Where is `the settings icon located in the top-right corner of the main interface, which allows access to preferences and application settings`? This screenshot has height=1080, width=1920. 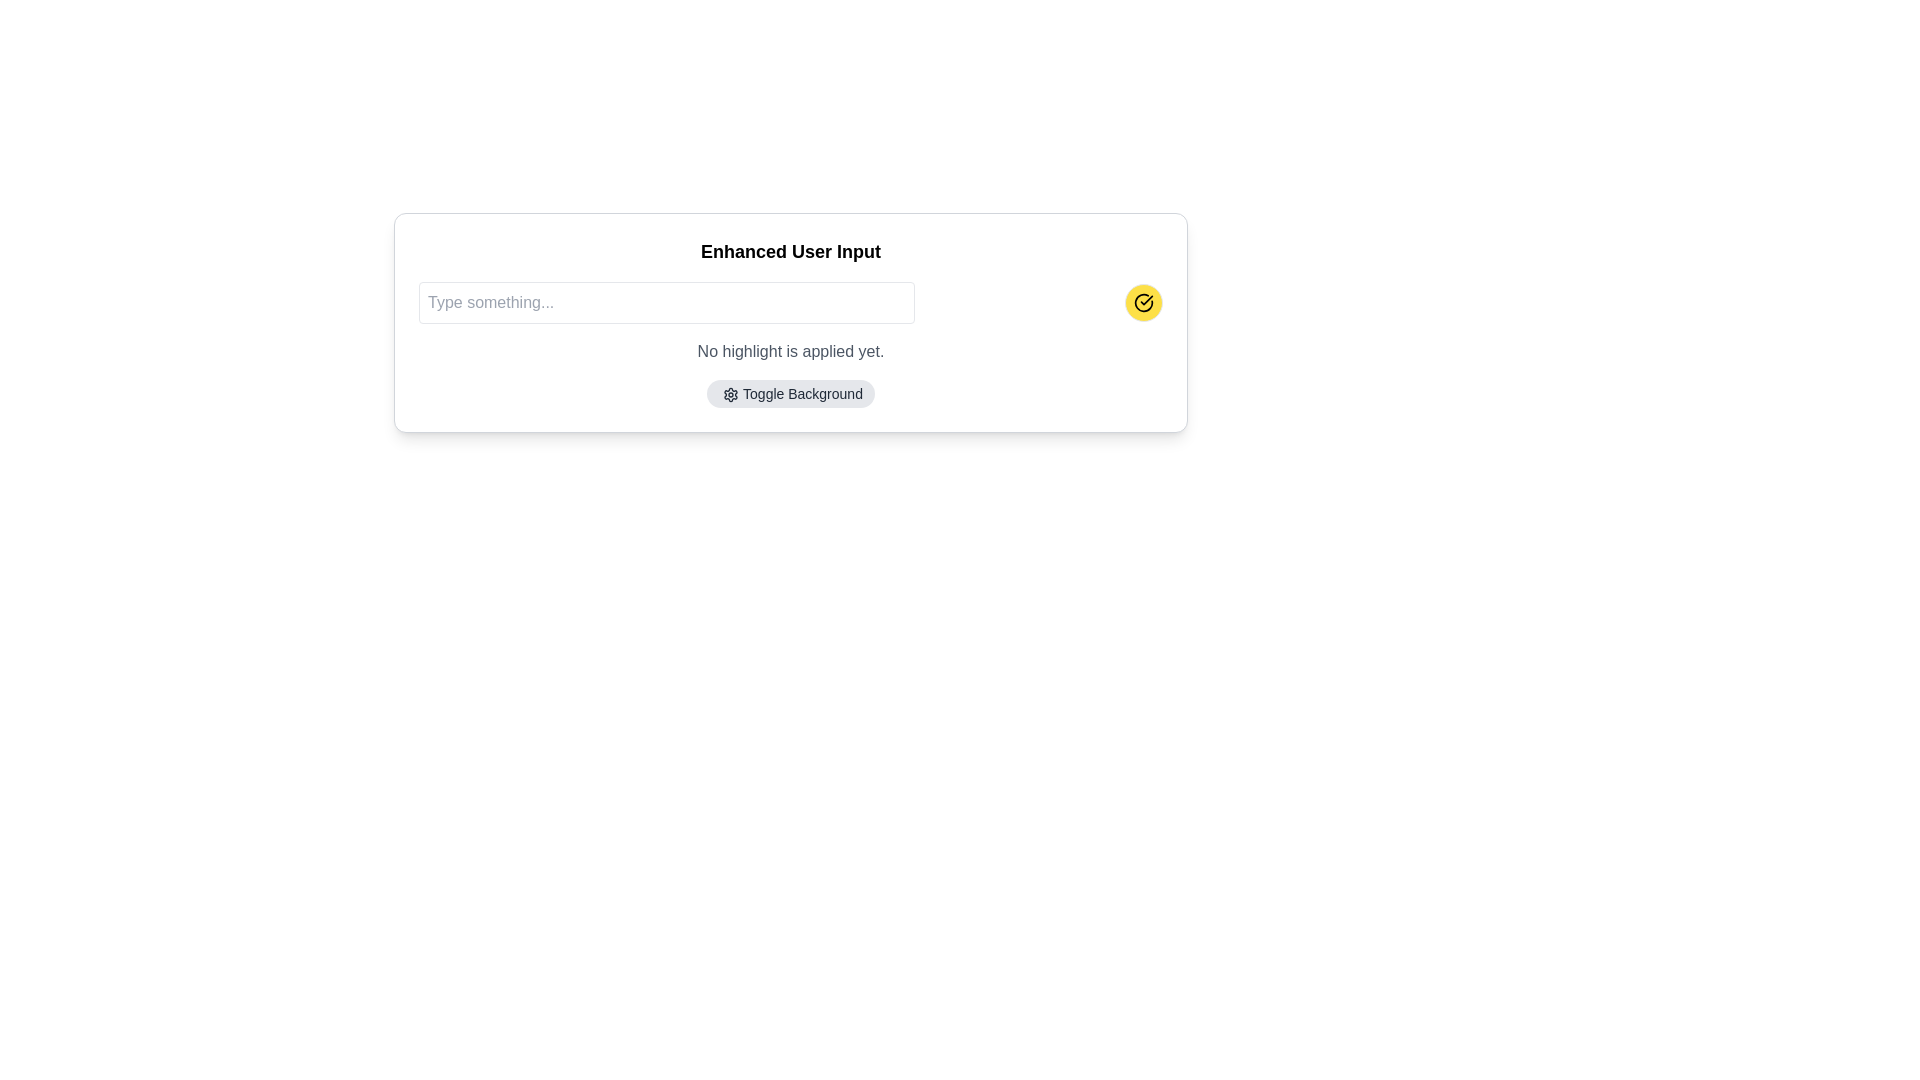 the settings icon located in the top-right corner of the main interface, which allows access to preferences and application settings is located at coordinates (730, 395).